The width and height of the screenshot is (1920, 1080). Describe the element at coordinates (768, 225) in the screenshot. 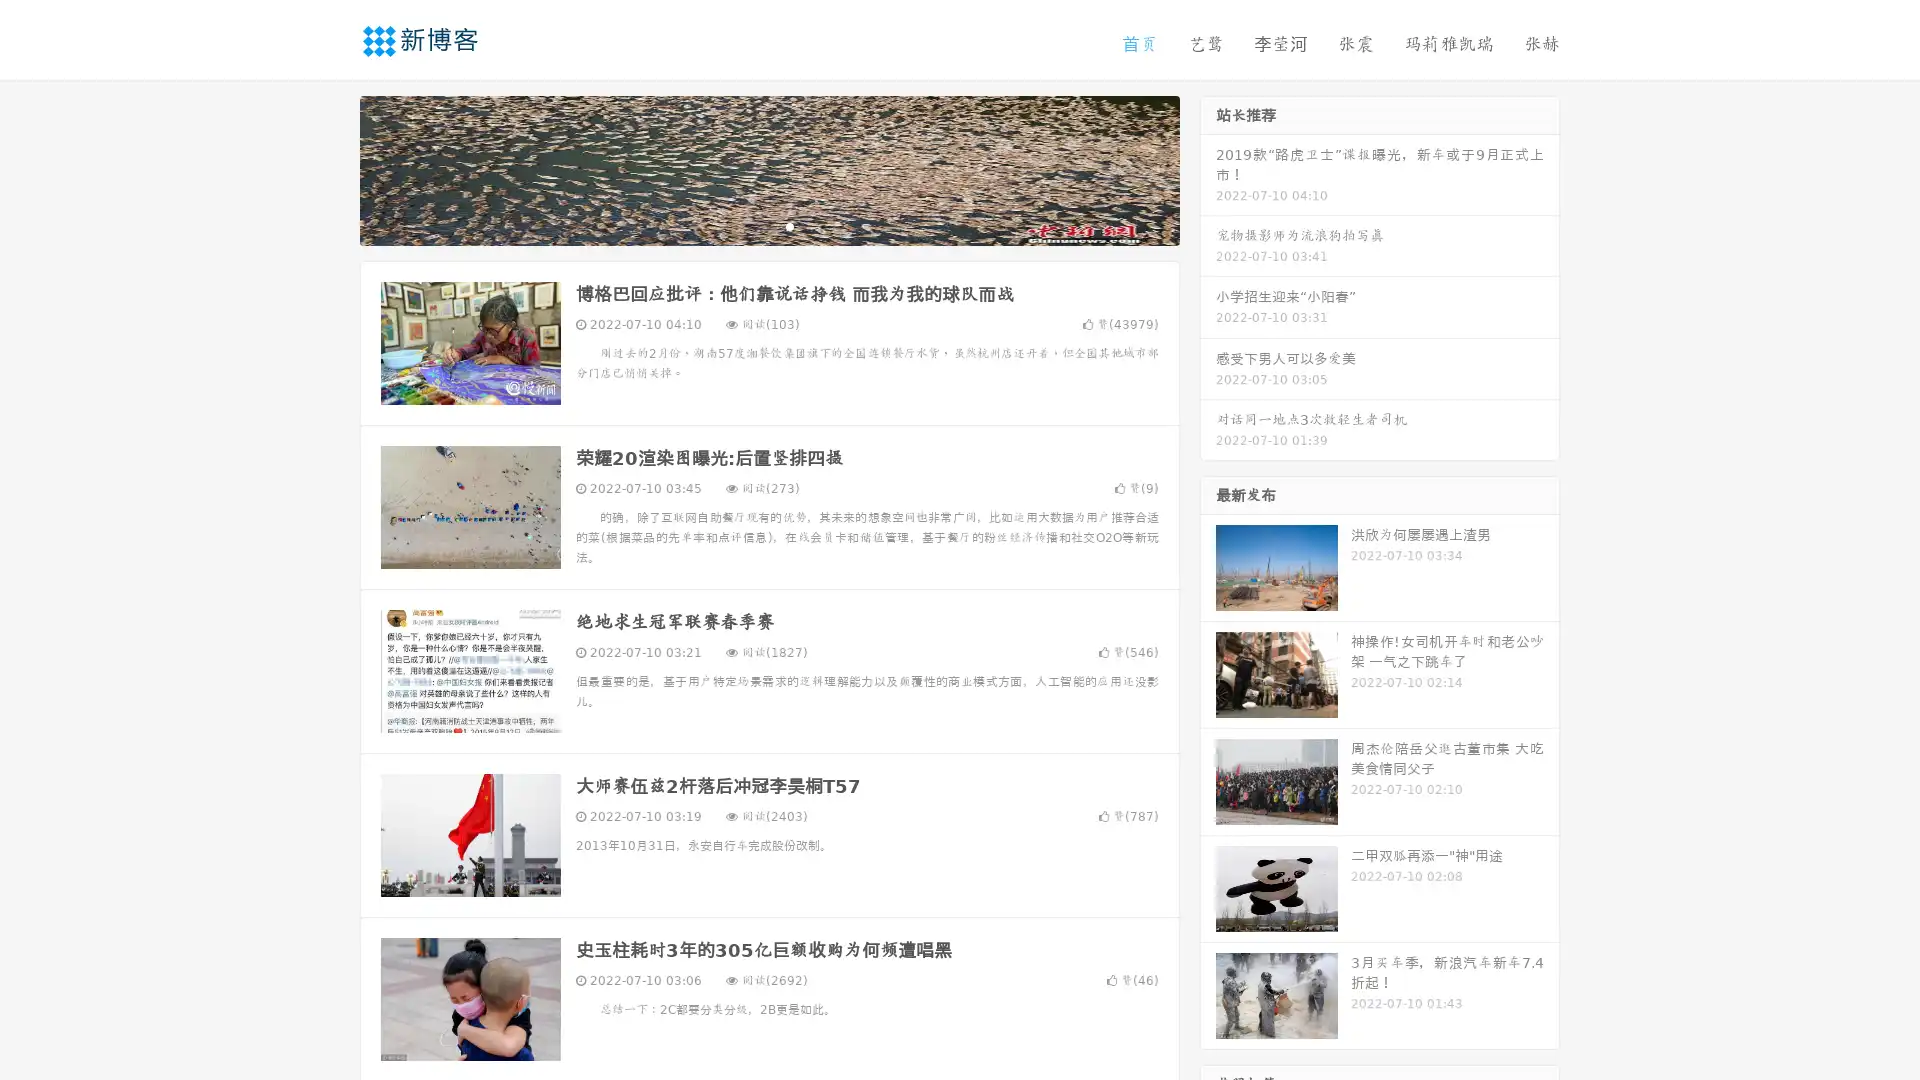

I see `Go to slide 2` at that location.